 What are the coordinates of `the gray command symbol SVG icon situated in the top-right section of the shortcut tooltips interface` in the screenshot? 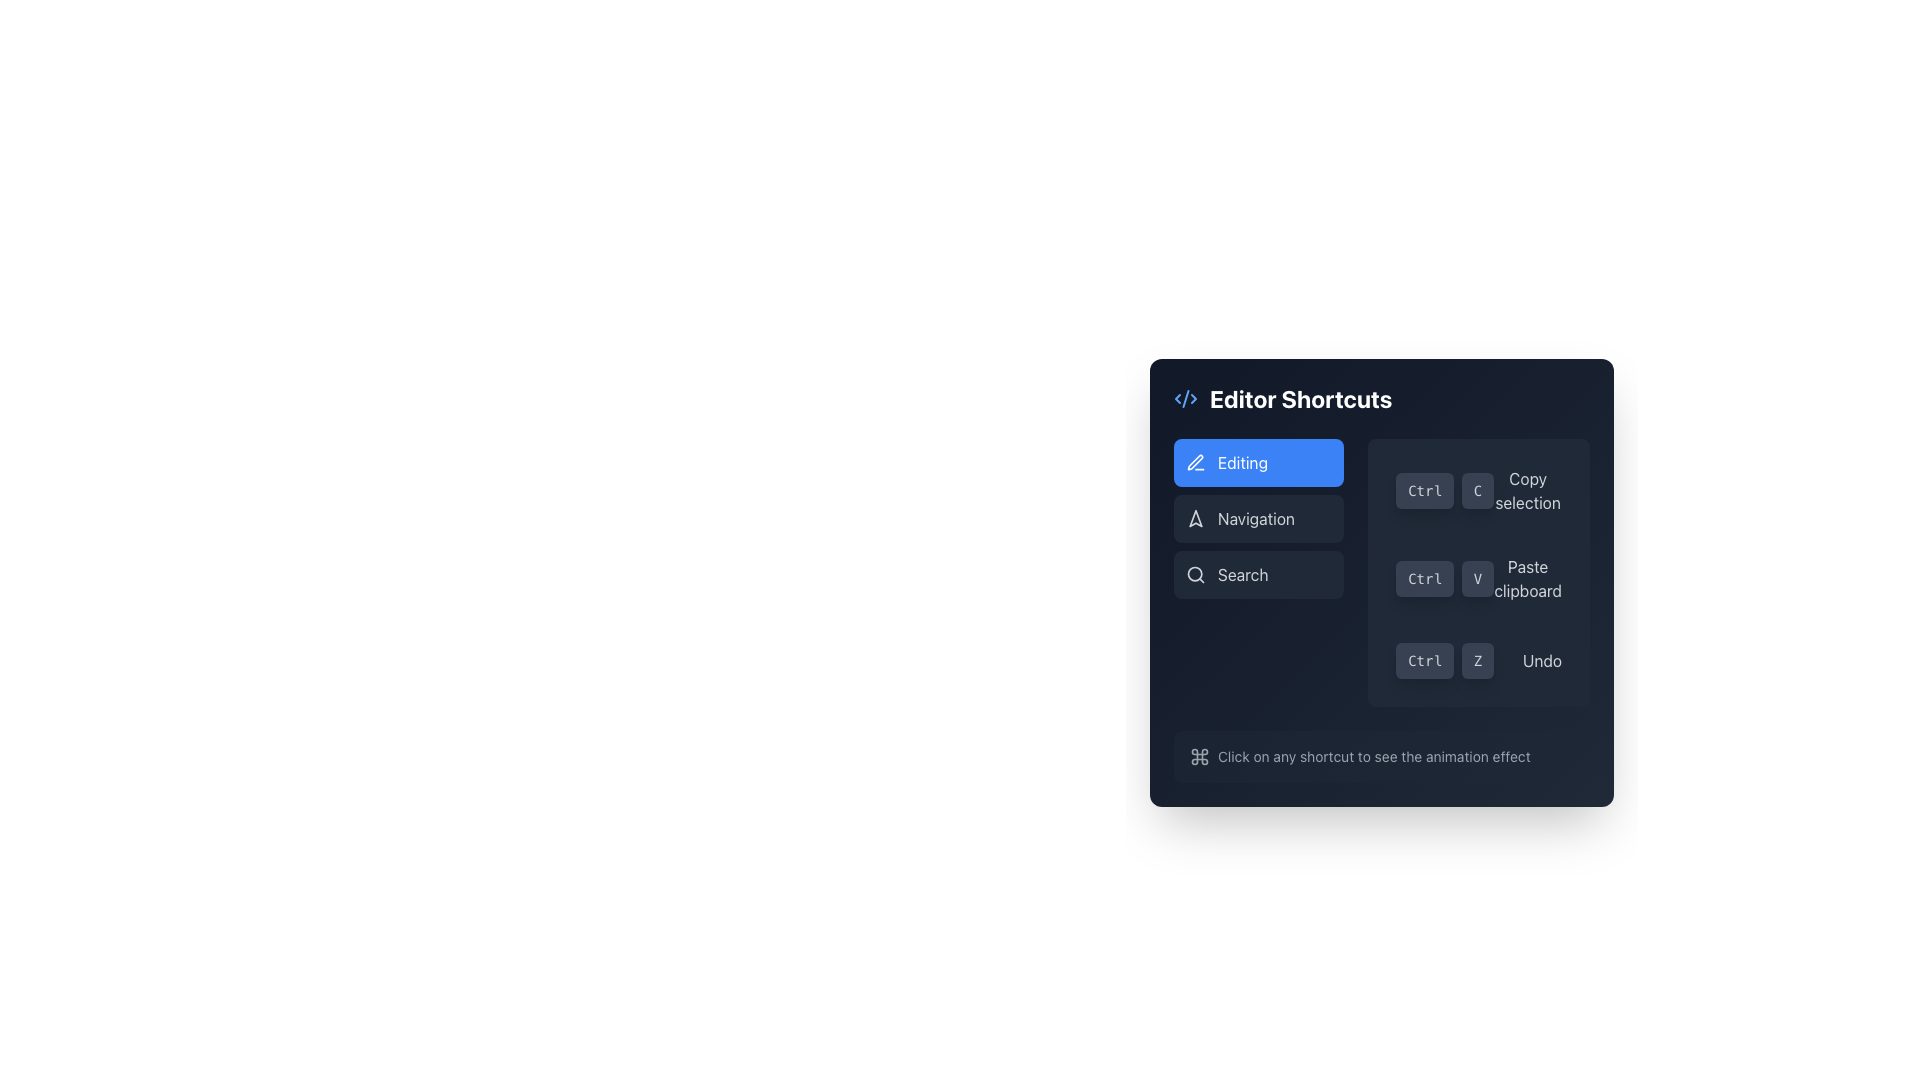 It's located at (1200, 756).